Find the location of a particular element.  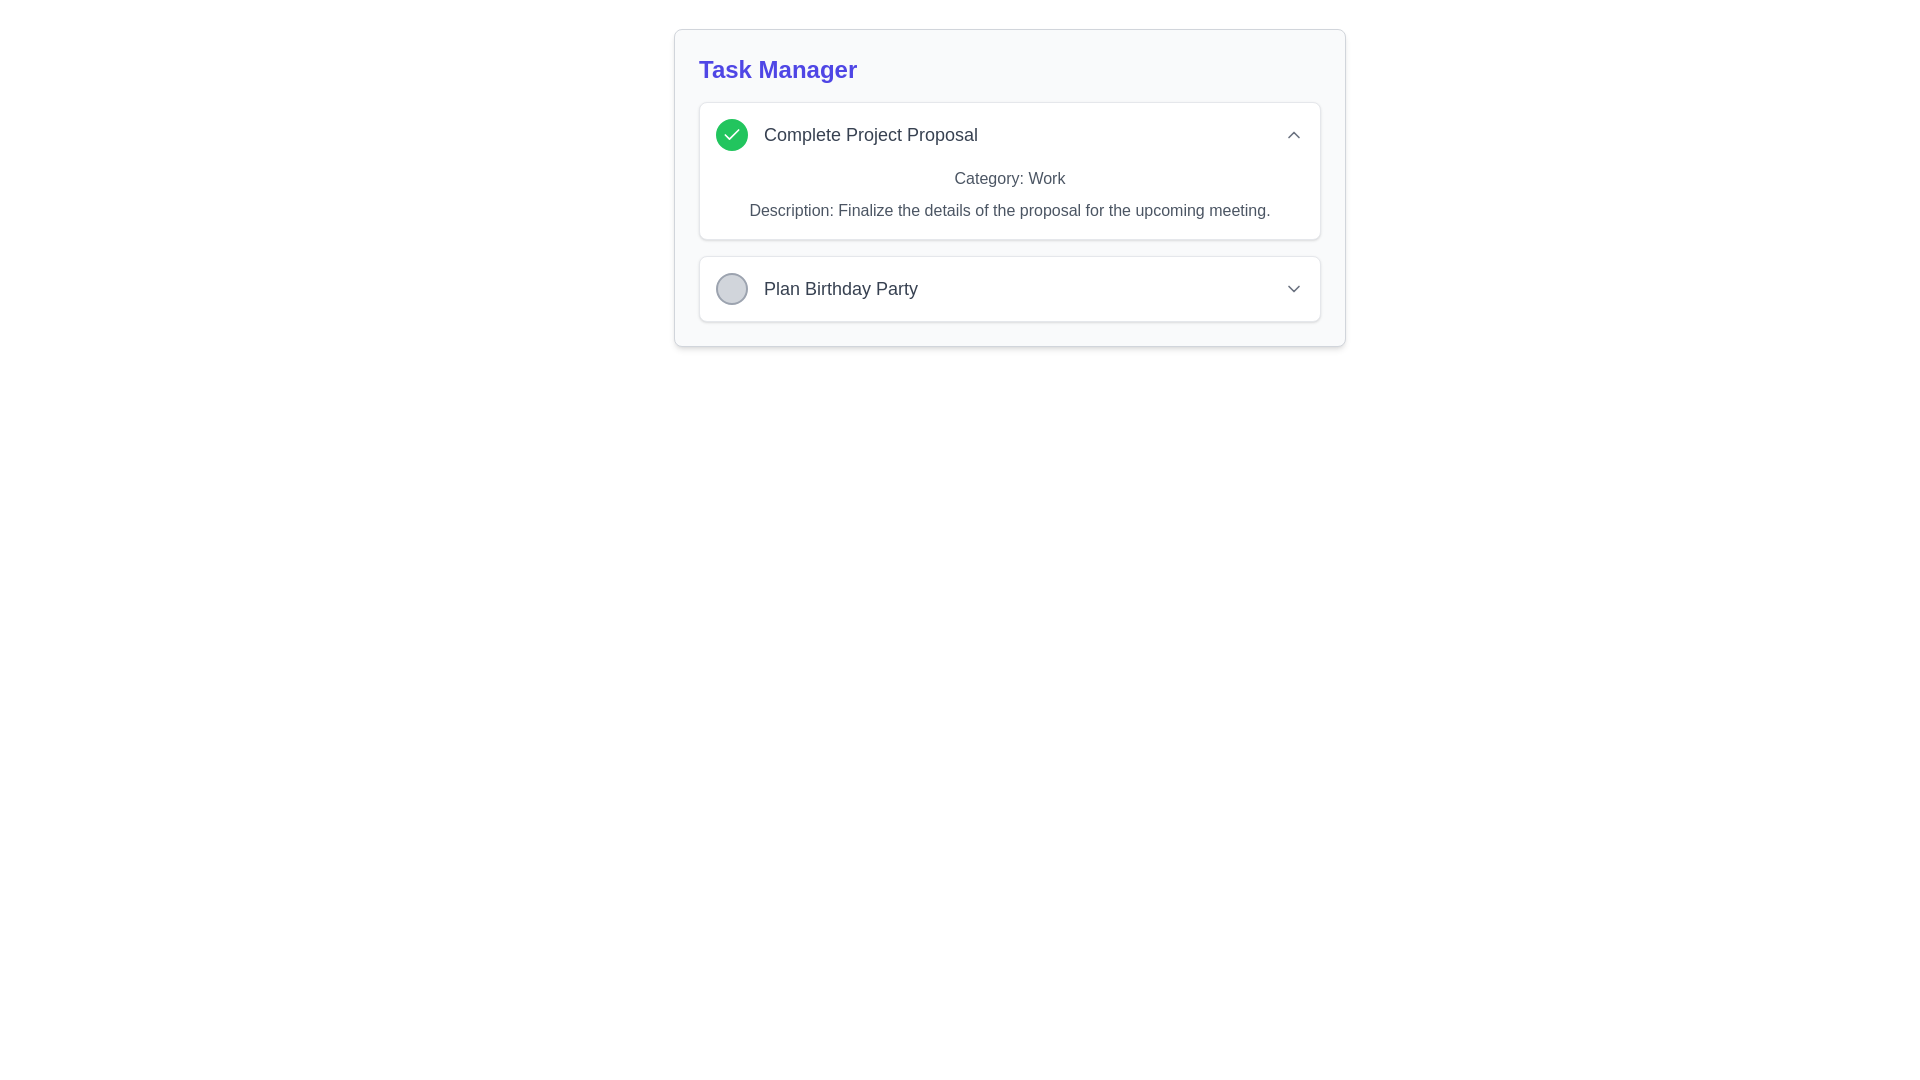

the text label that states 'Plan Birthday Party' within the 'Task Manager' section, which is the second task listed is located at coordinates (840, 289).